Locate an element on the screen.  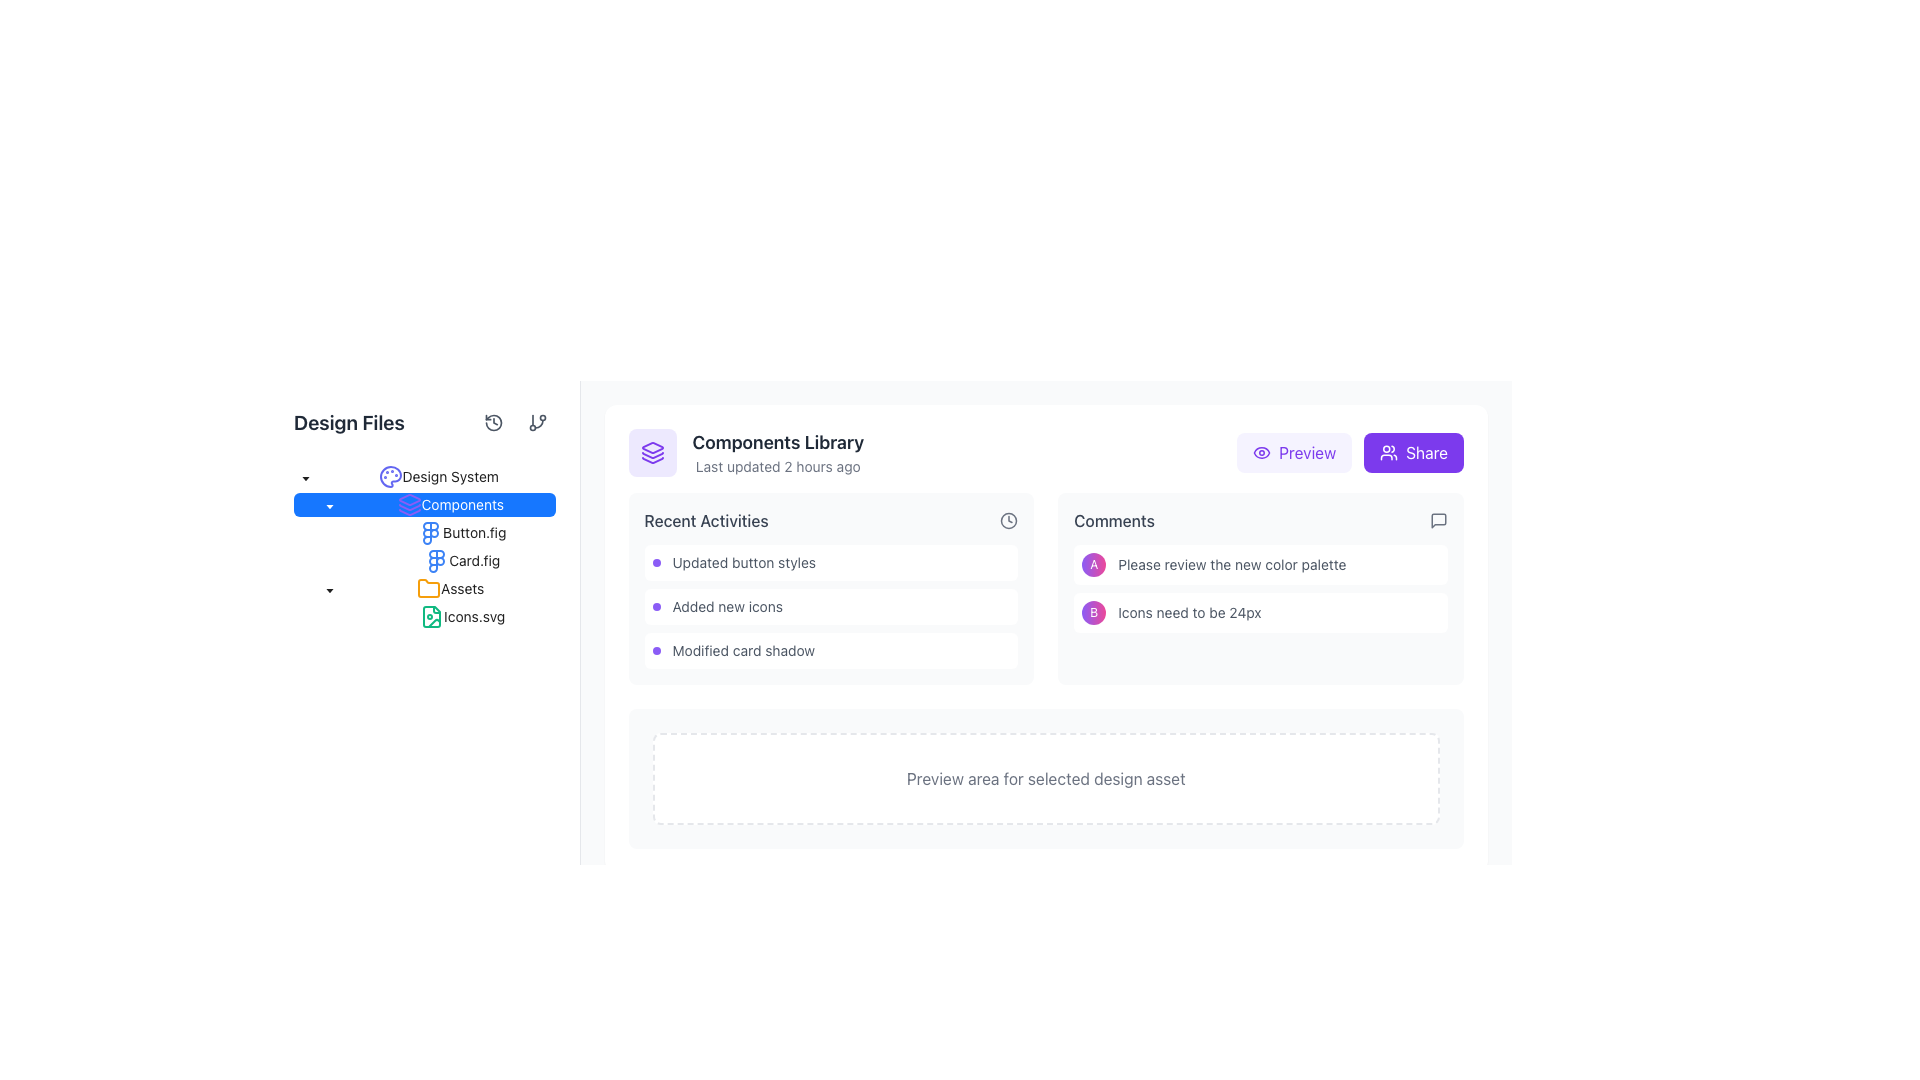
the toggle switch icon is located at coordinates (330, 504).